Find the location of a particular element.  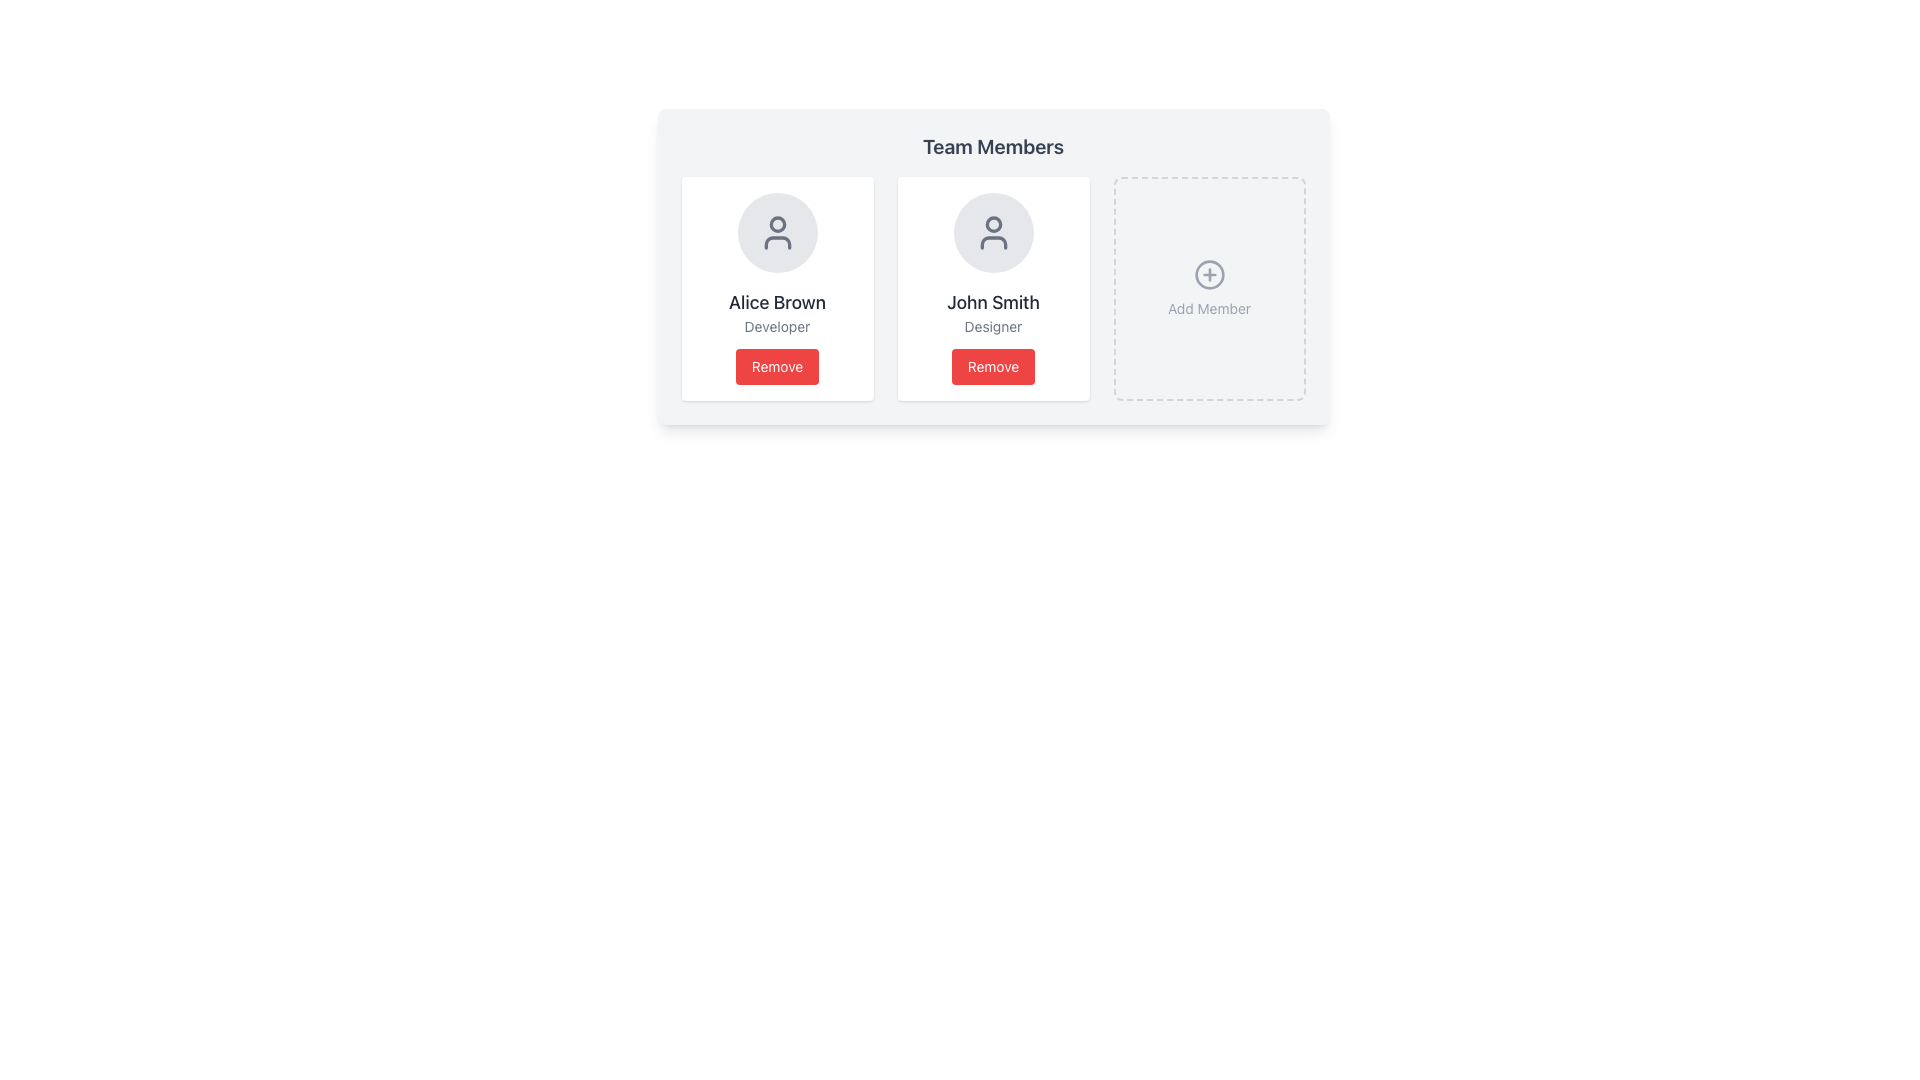

the bright red 'Remove' button with rounded corners located at the bottom of the card labeled 'John Smith, Designer' is located at coordinates (993, 366).